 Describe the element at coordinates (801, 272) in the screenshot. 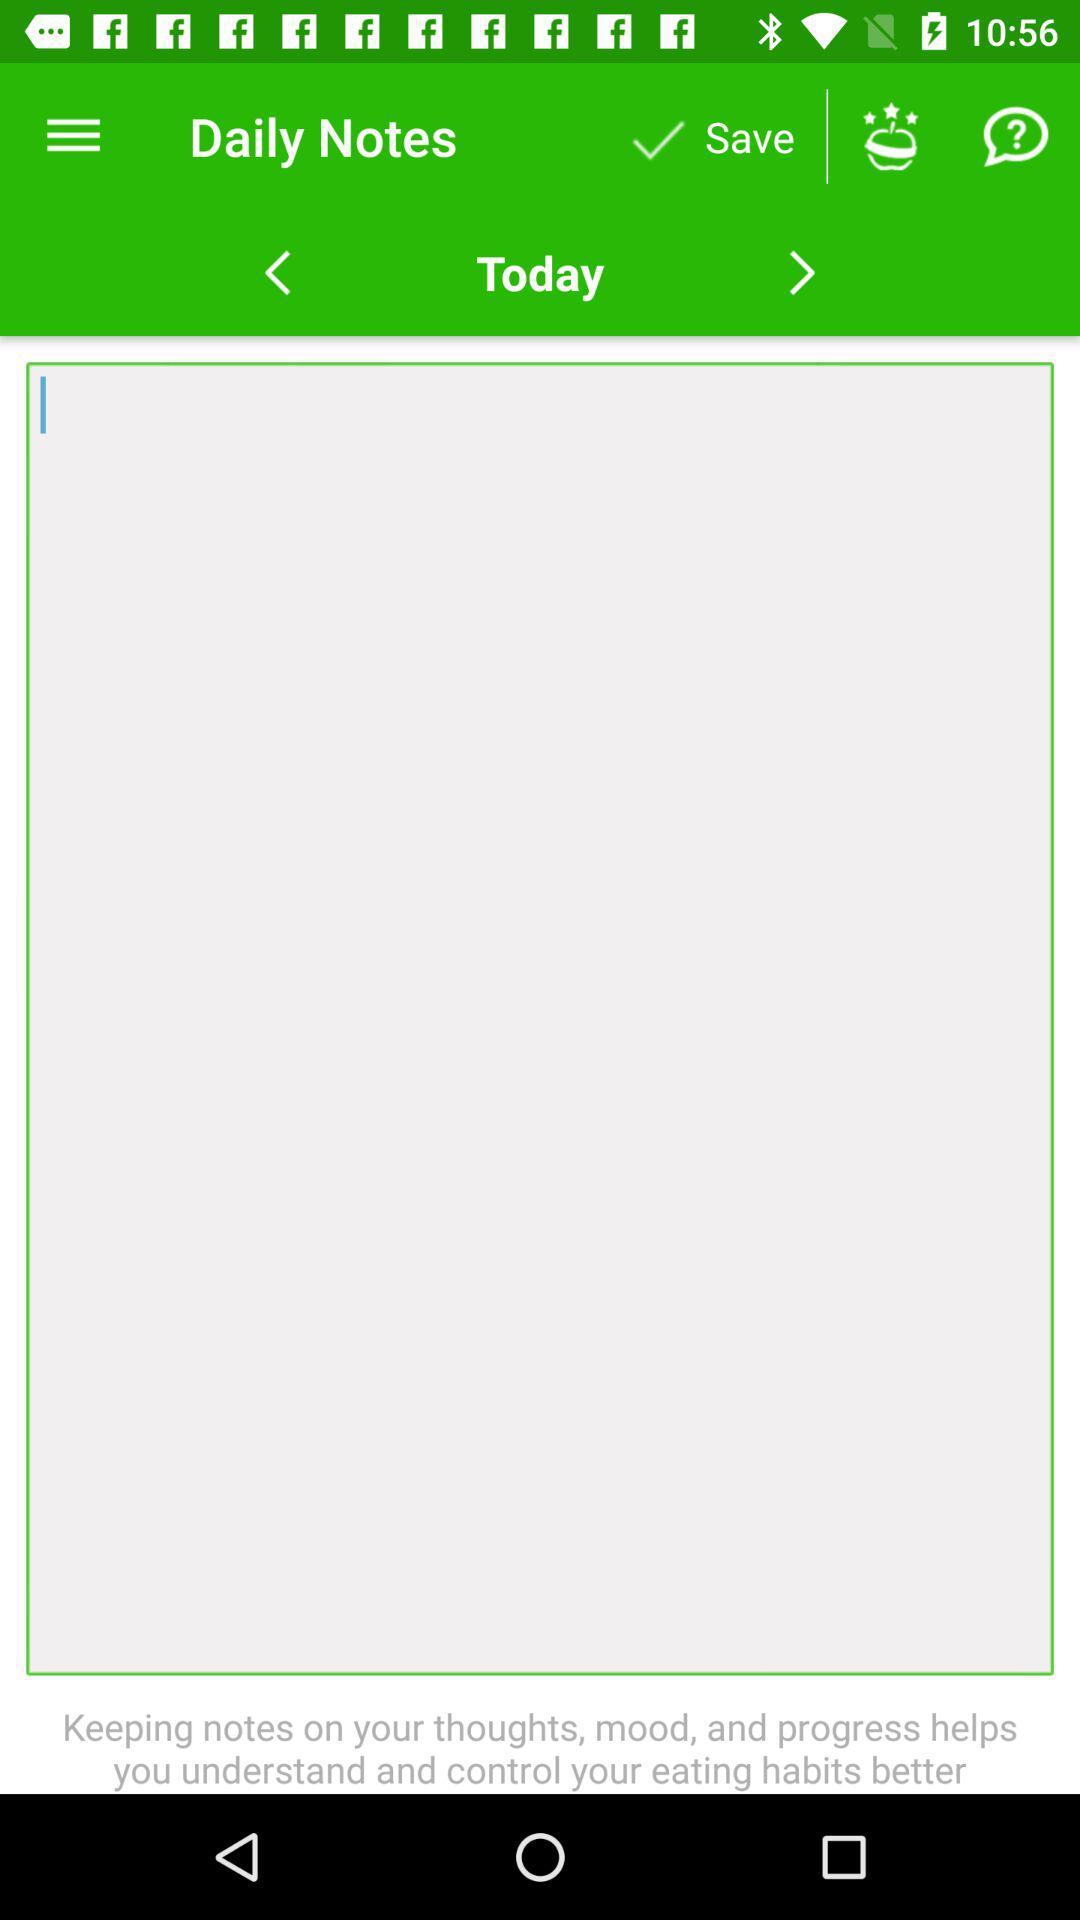

I see `next day` at that location.